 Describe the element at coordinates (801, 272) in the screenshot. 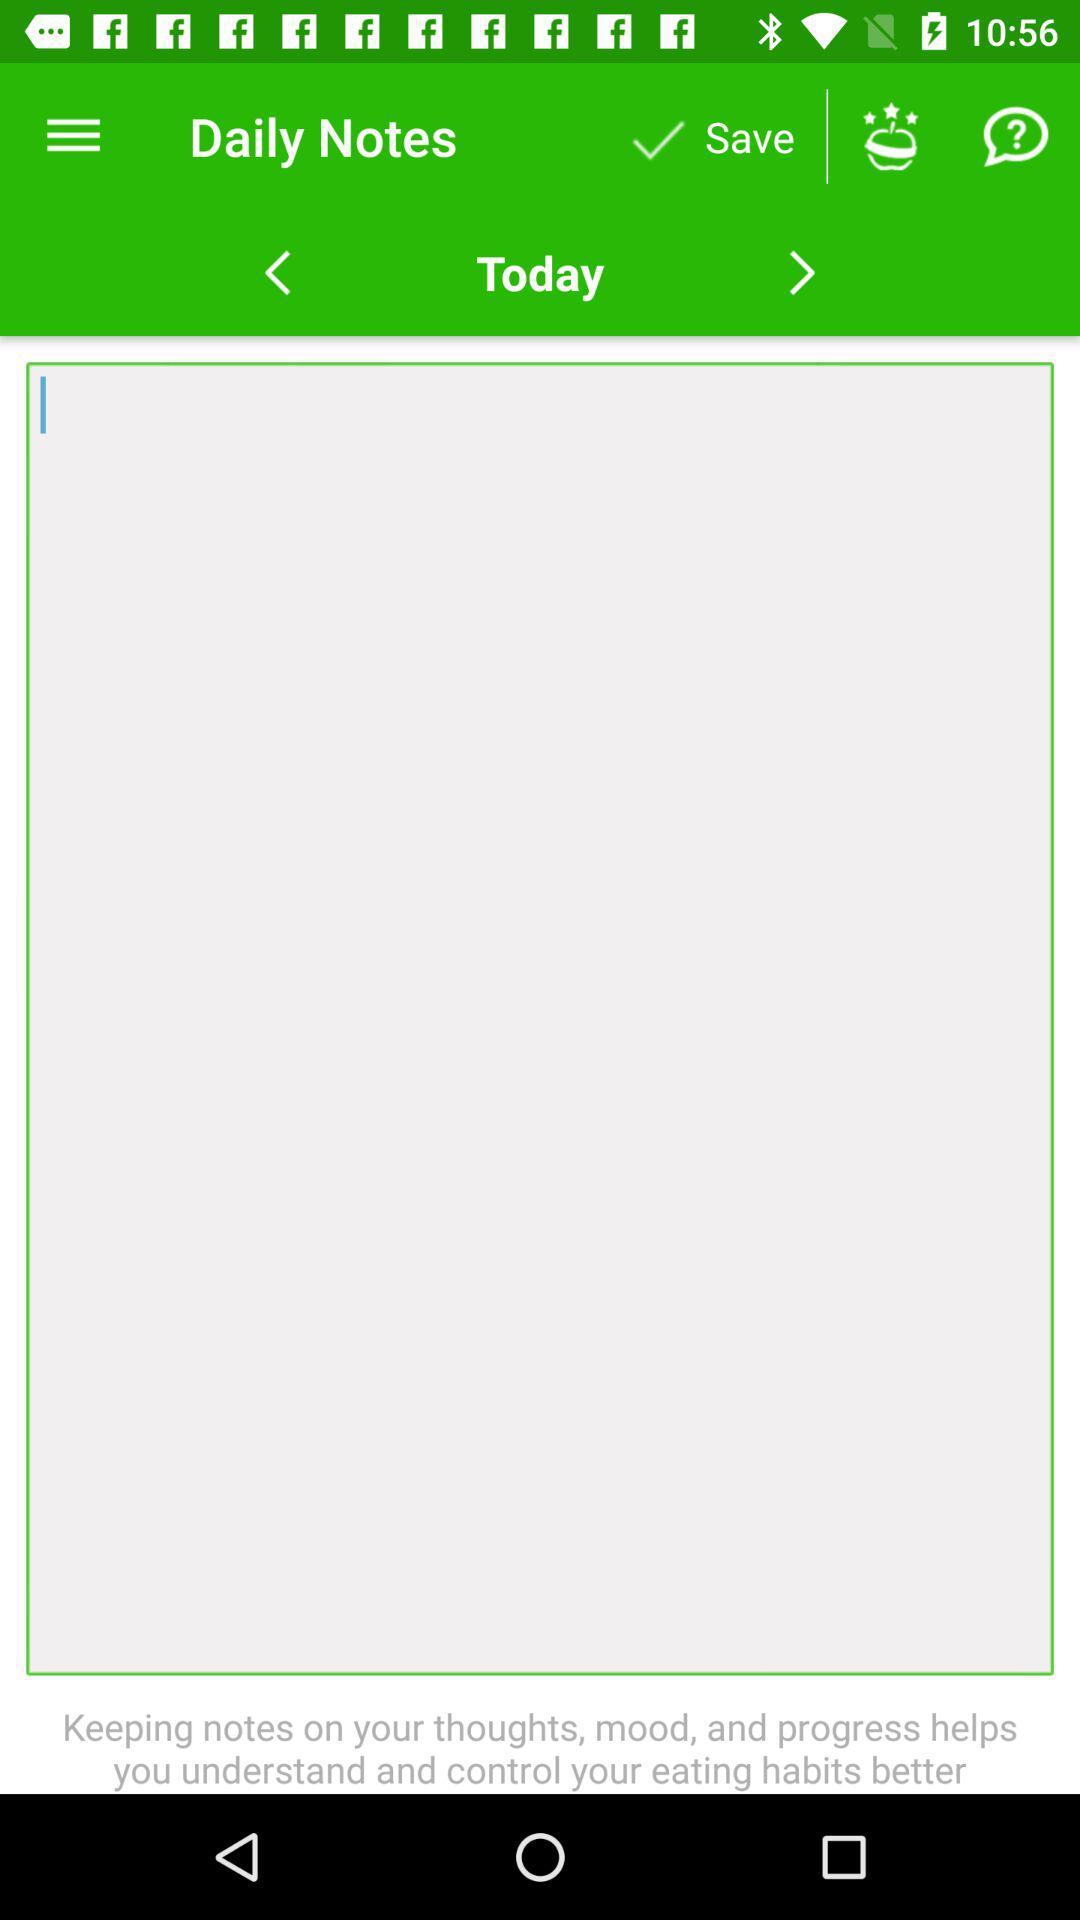

I see `next day` at that location.